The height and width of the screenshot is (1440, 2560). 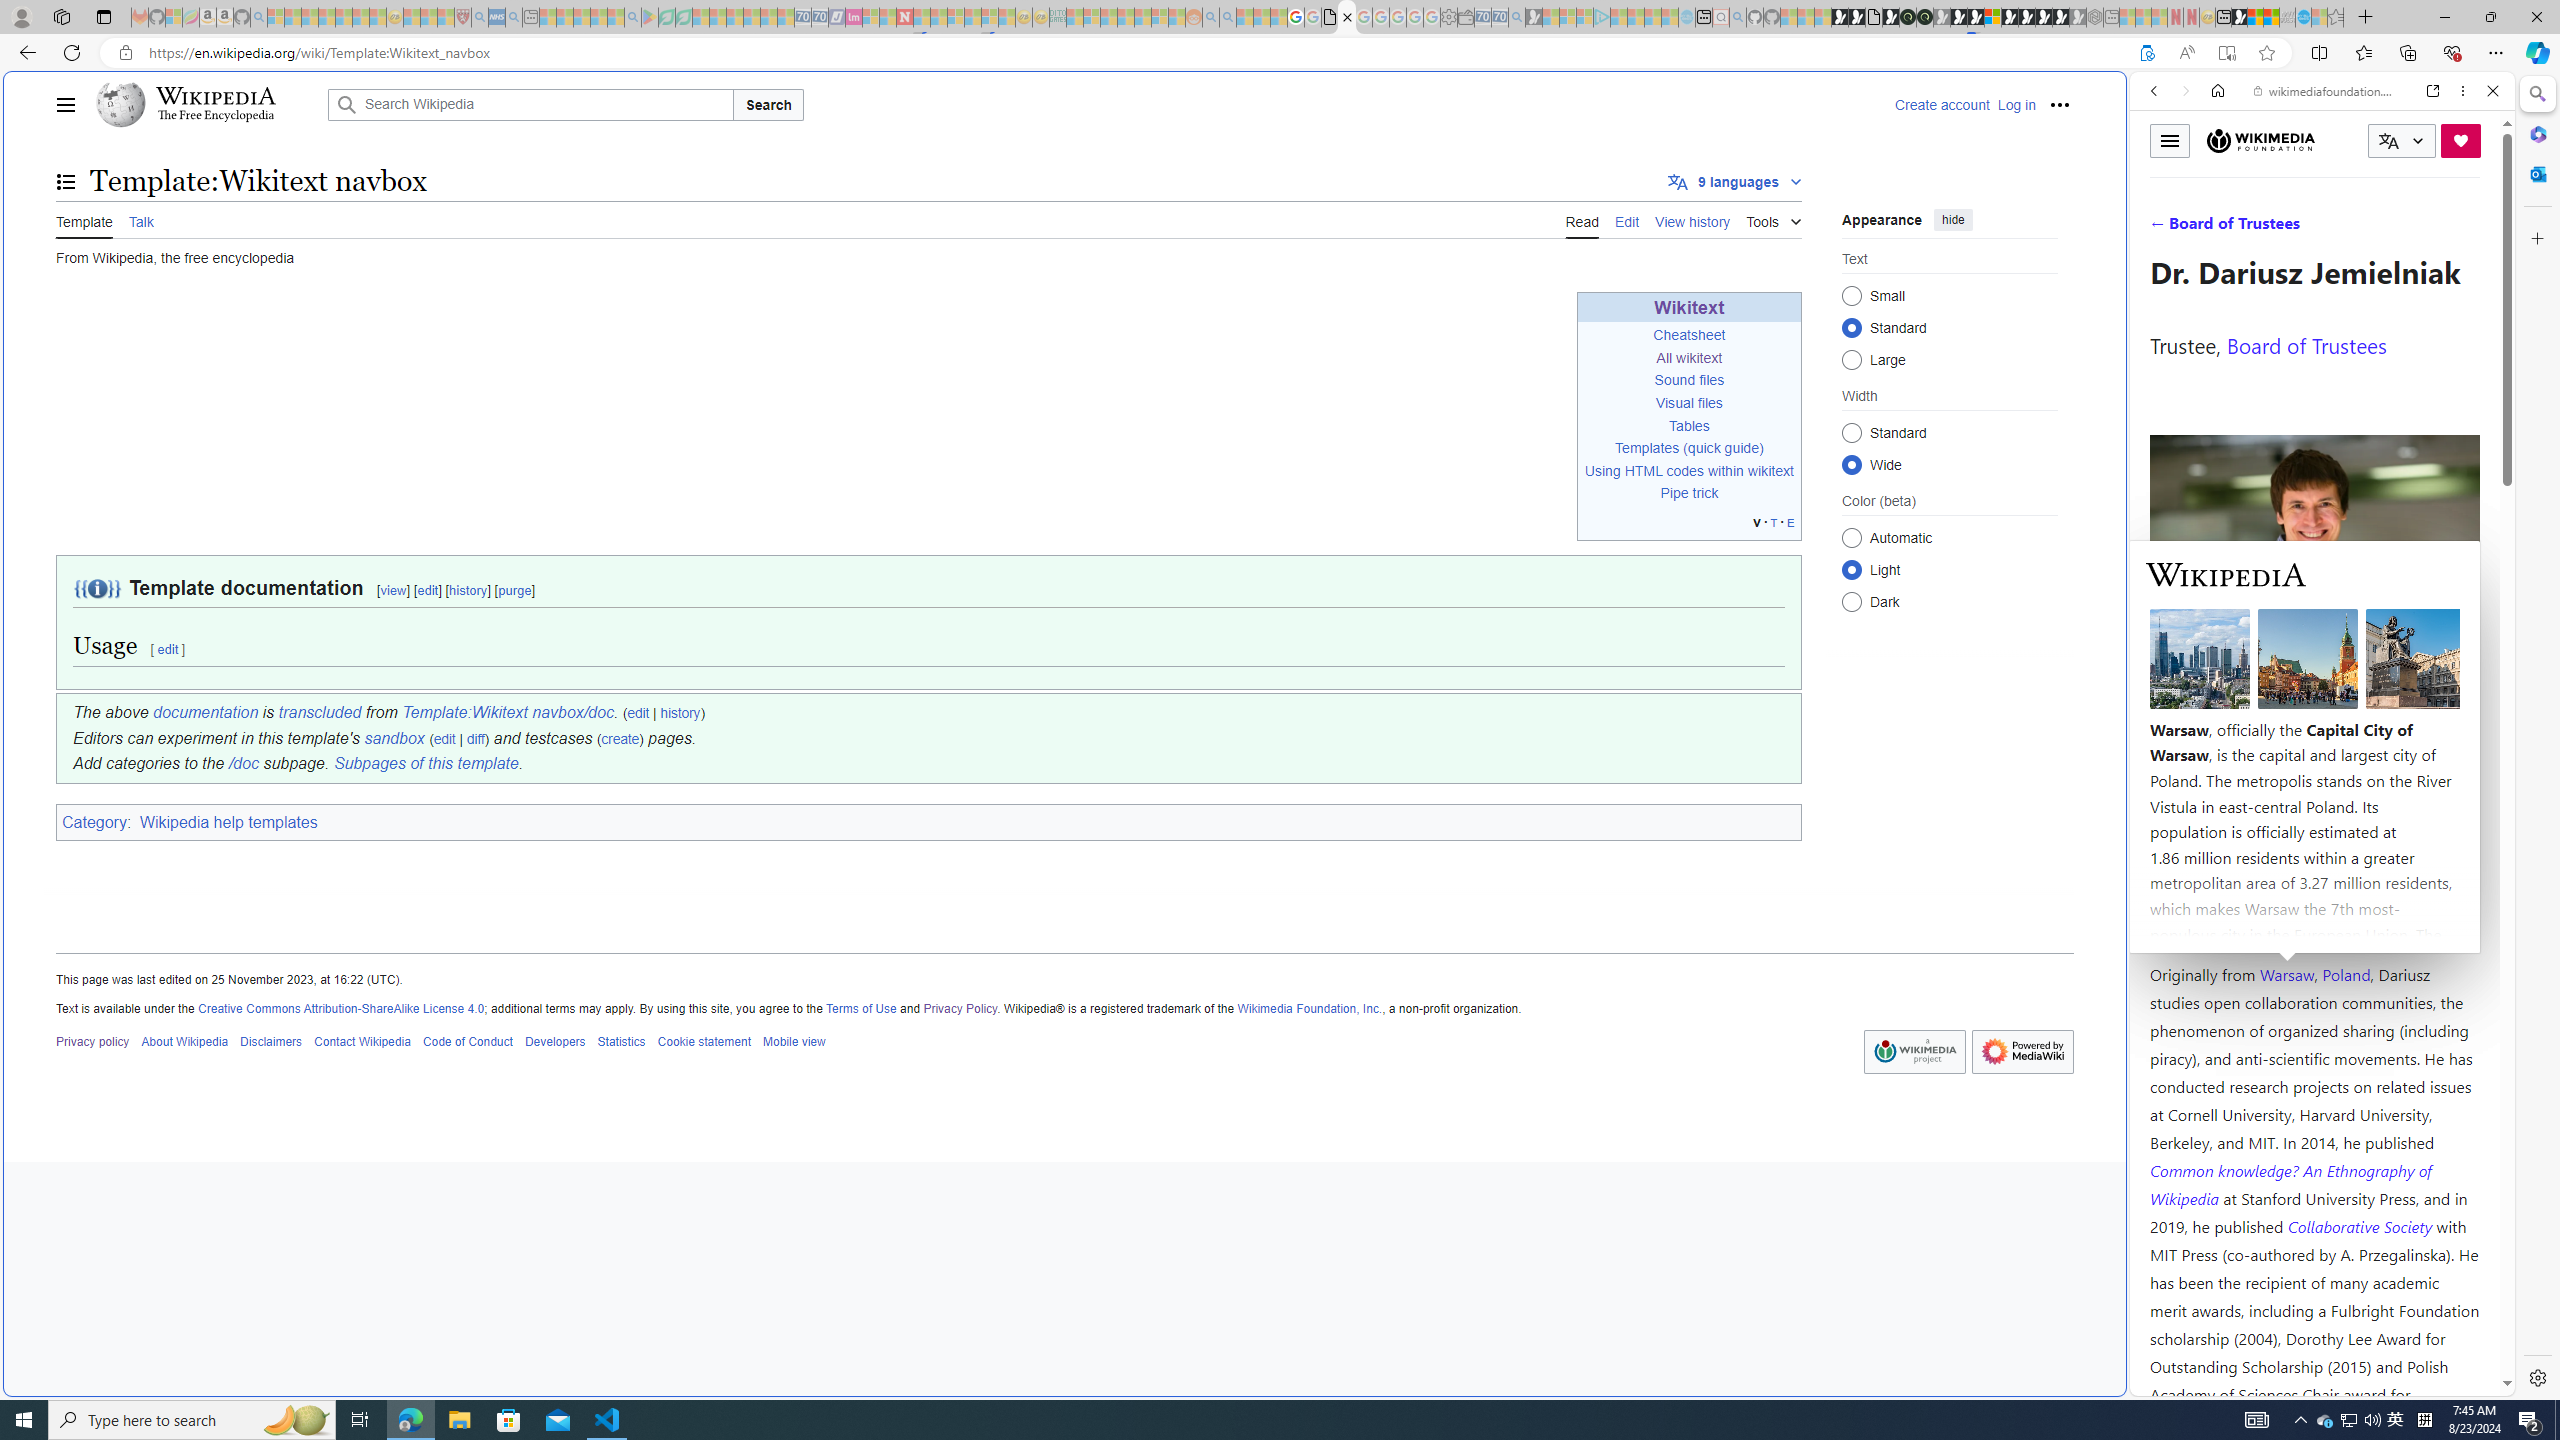 What do you see at coordinates (1851, 359) in the screenshot?
I see `'Large'` at bounding box center [1851, 359].